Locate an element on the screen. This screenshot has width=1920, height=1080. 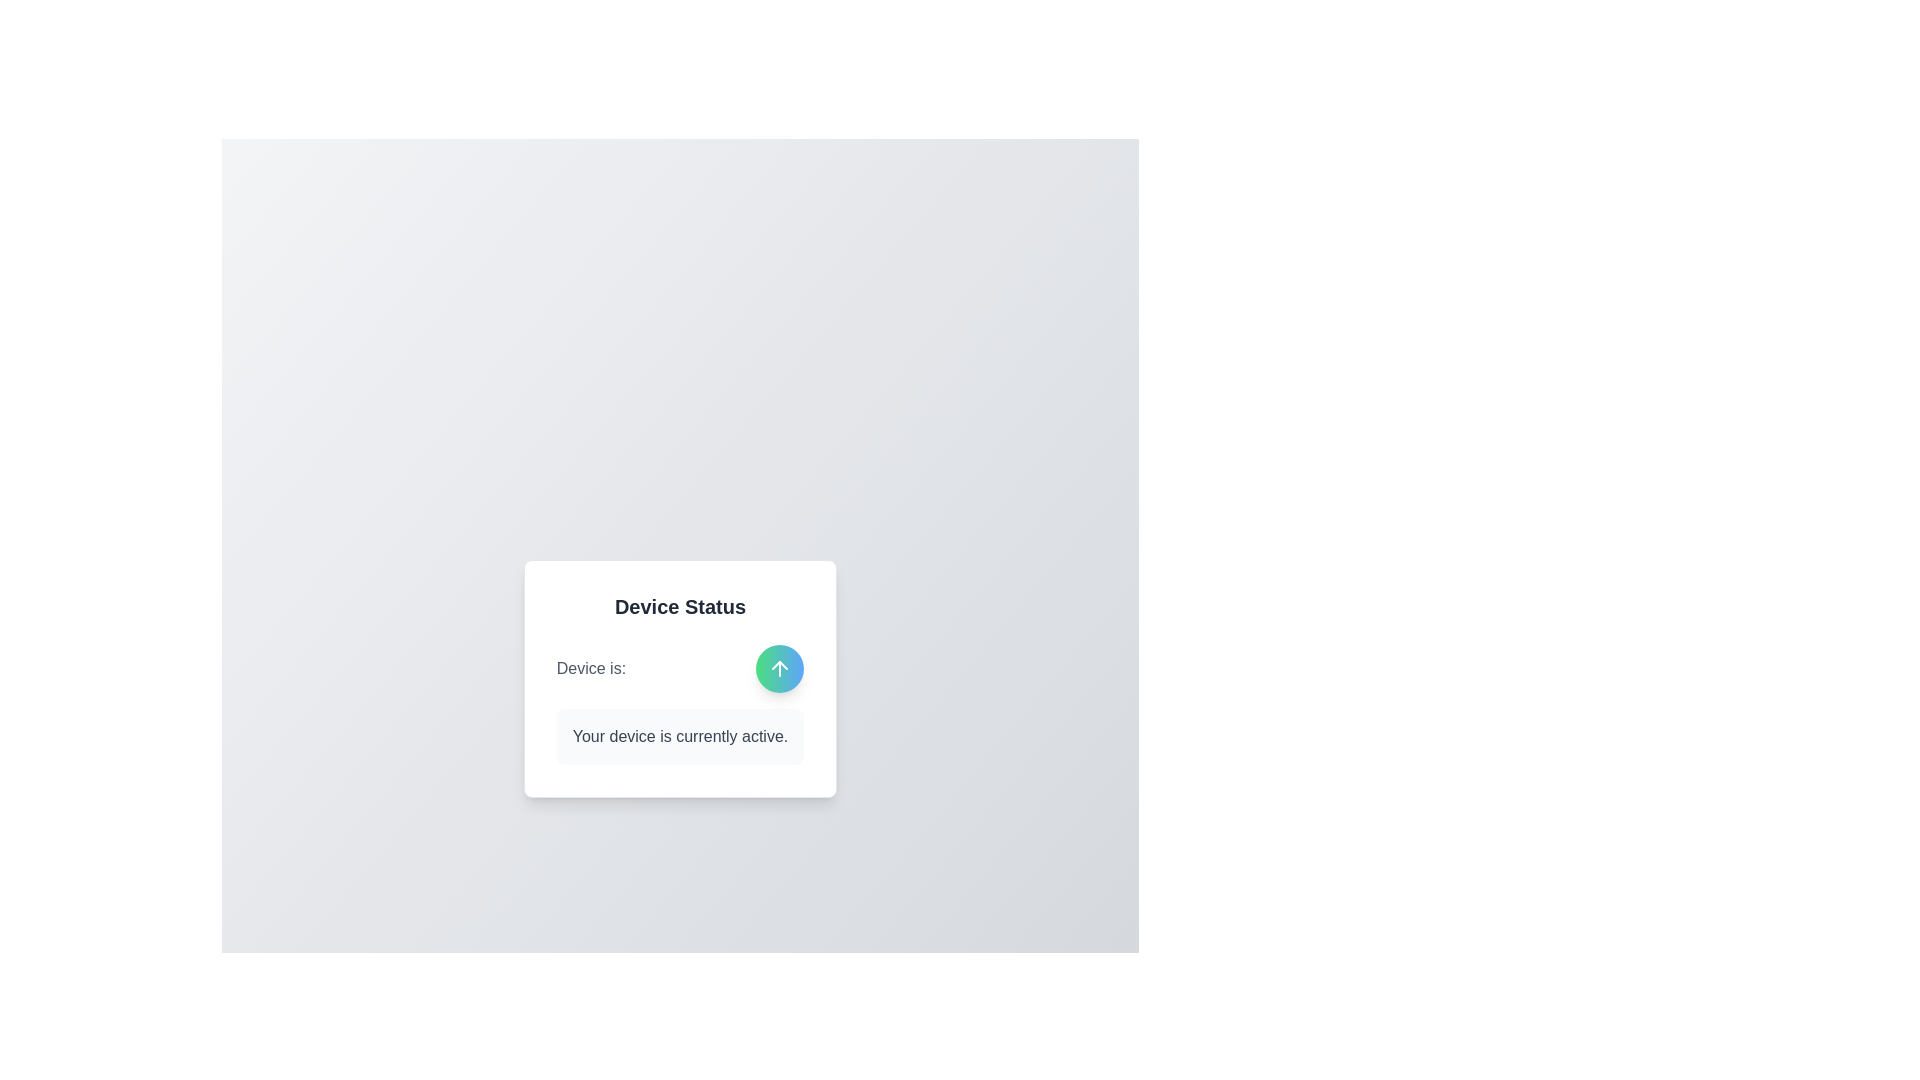
the upward pointing arrow icon within a circular gradient background located on the 'Device Status' card, which is positioned below the text 'Device is:' is located at coordinates (779, 668).